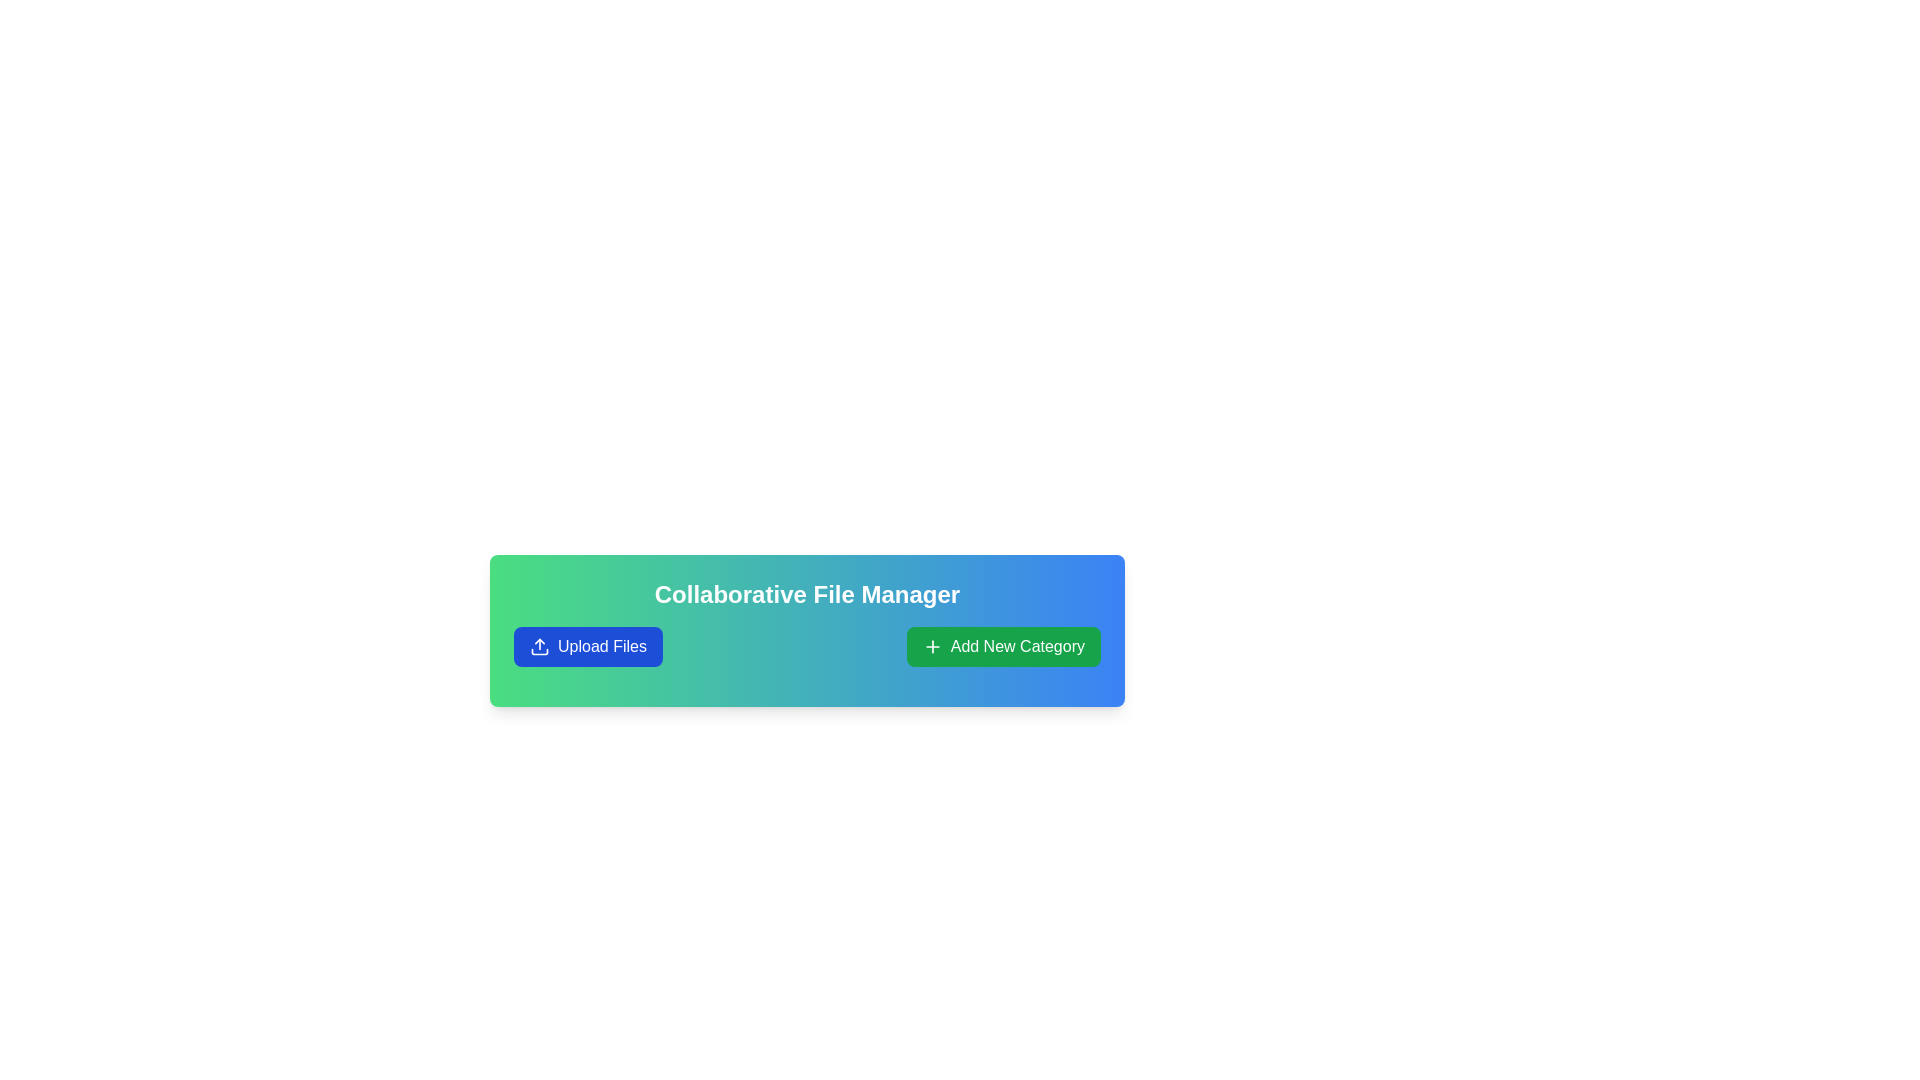 The height and width of the screenshot is (1080, 1920). What do you see at coordinates (539, 647) in the screenshot?
I see `the upload icon, which is a minimalistic design of an upward-pointing arrow inside a rectangle, positioned within a blue button labeled 'Upload Files'` at bounding box center [539, 647].